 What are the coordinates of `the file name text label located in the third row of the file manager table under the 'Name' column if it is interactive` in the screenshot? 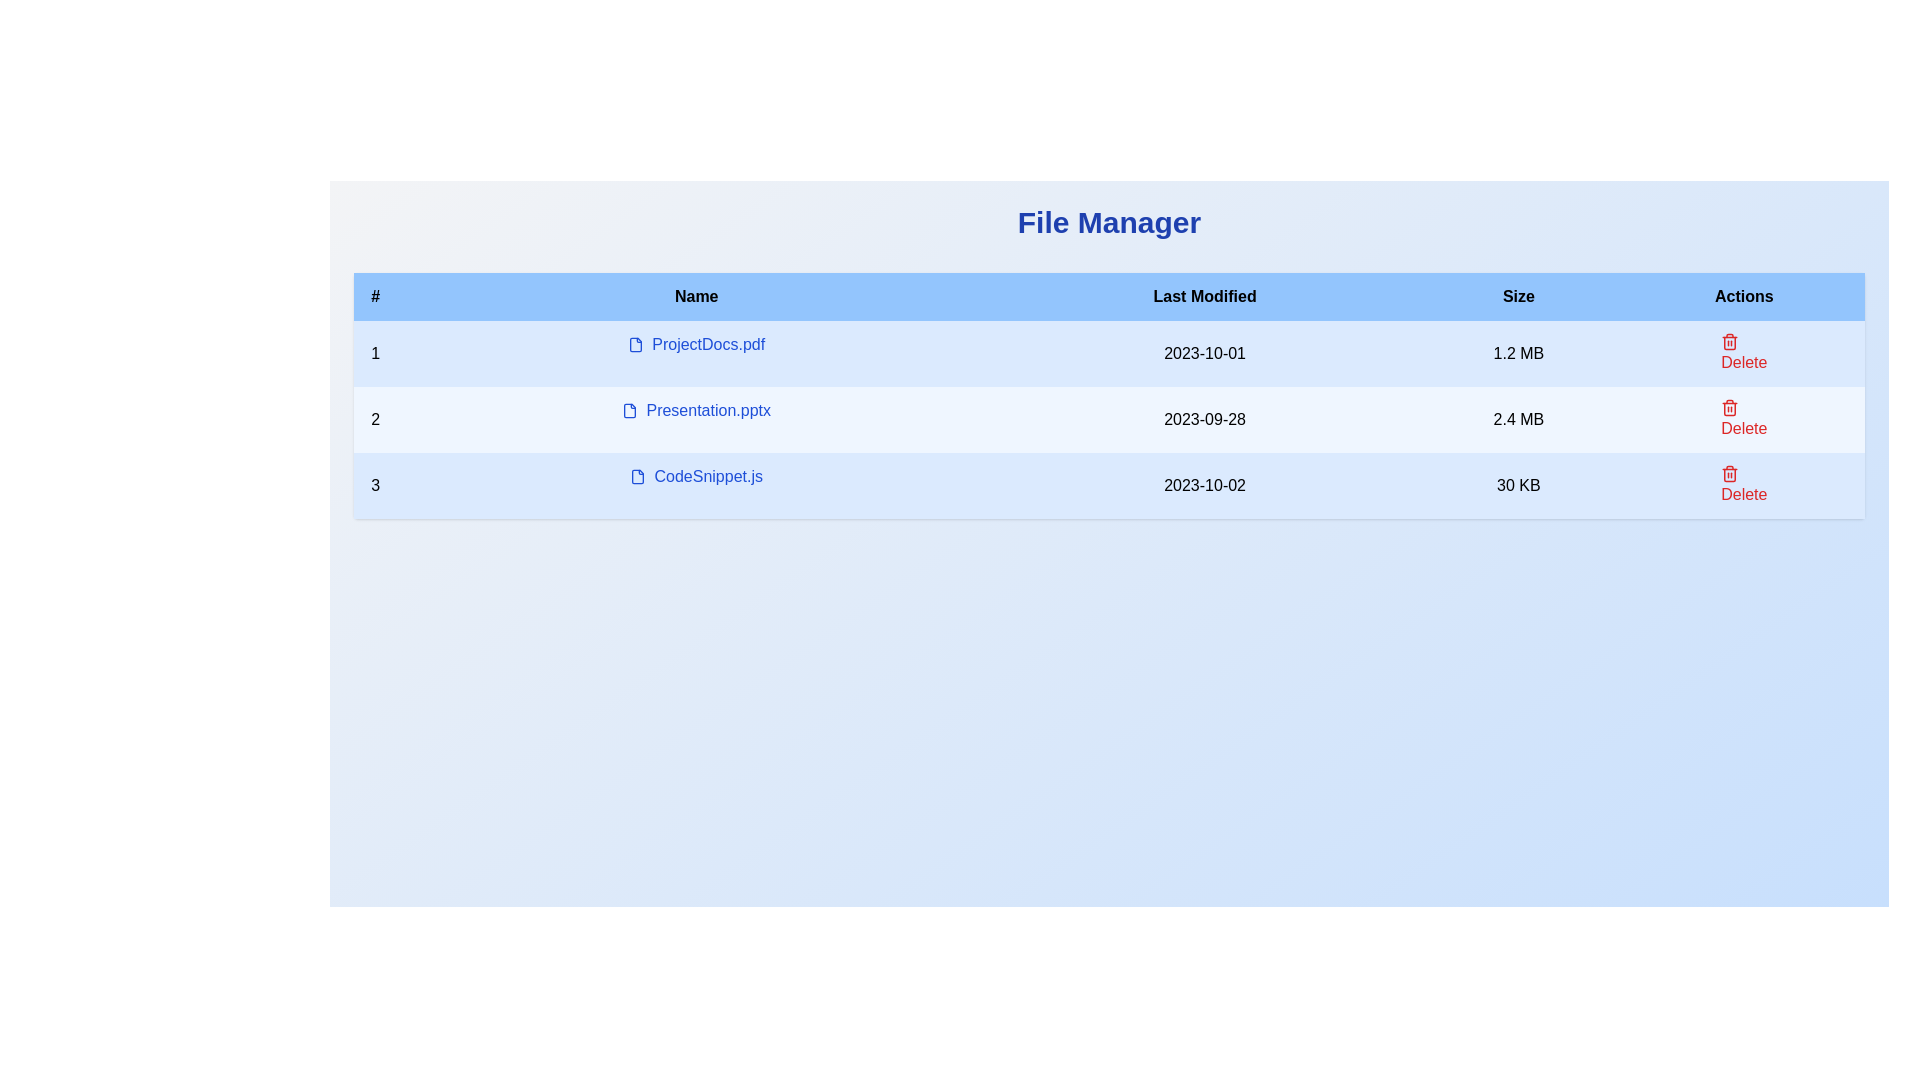 It's located at (696, 477).